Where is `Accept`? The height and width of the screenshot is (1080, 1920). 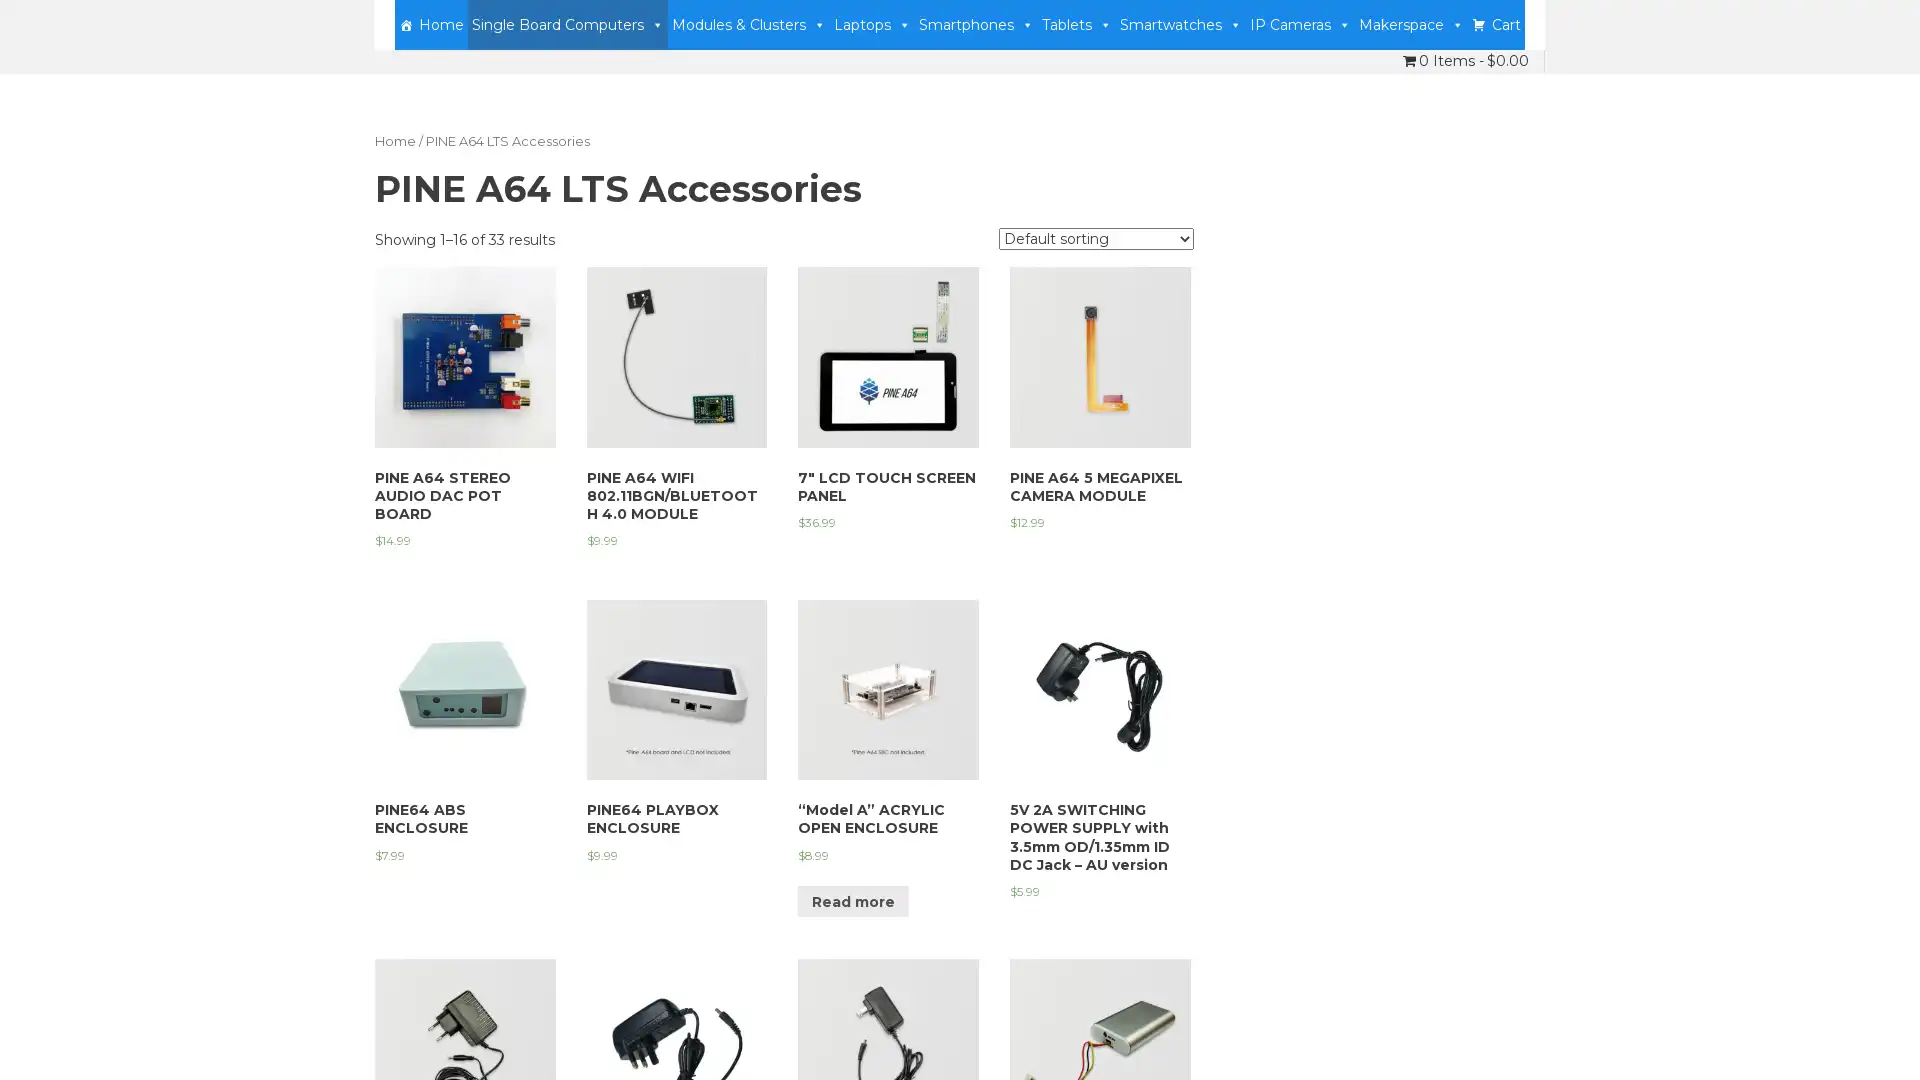
Accept is located at coordinates (1266, 1049).